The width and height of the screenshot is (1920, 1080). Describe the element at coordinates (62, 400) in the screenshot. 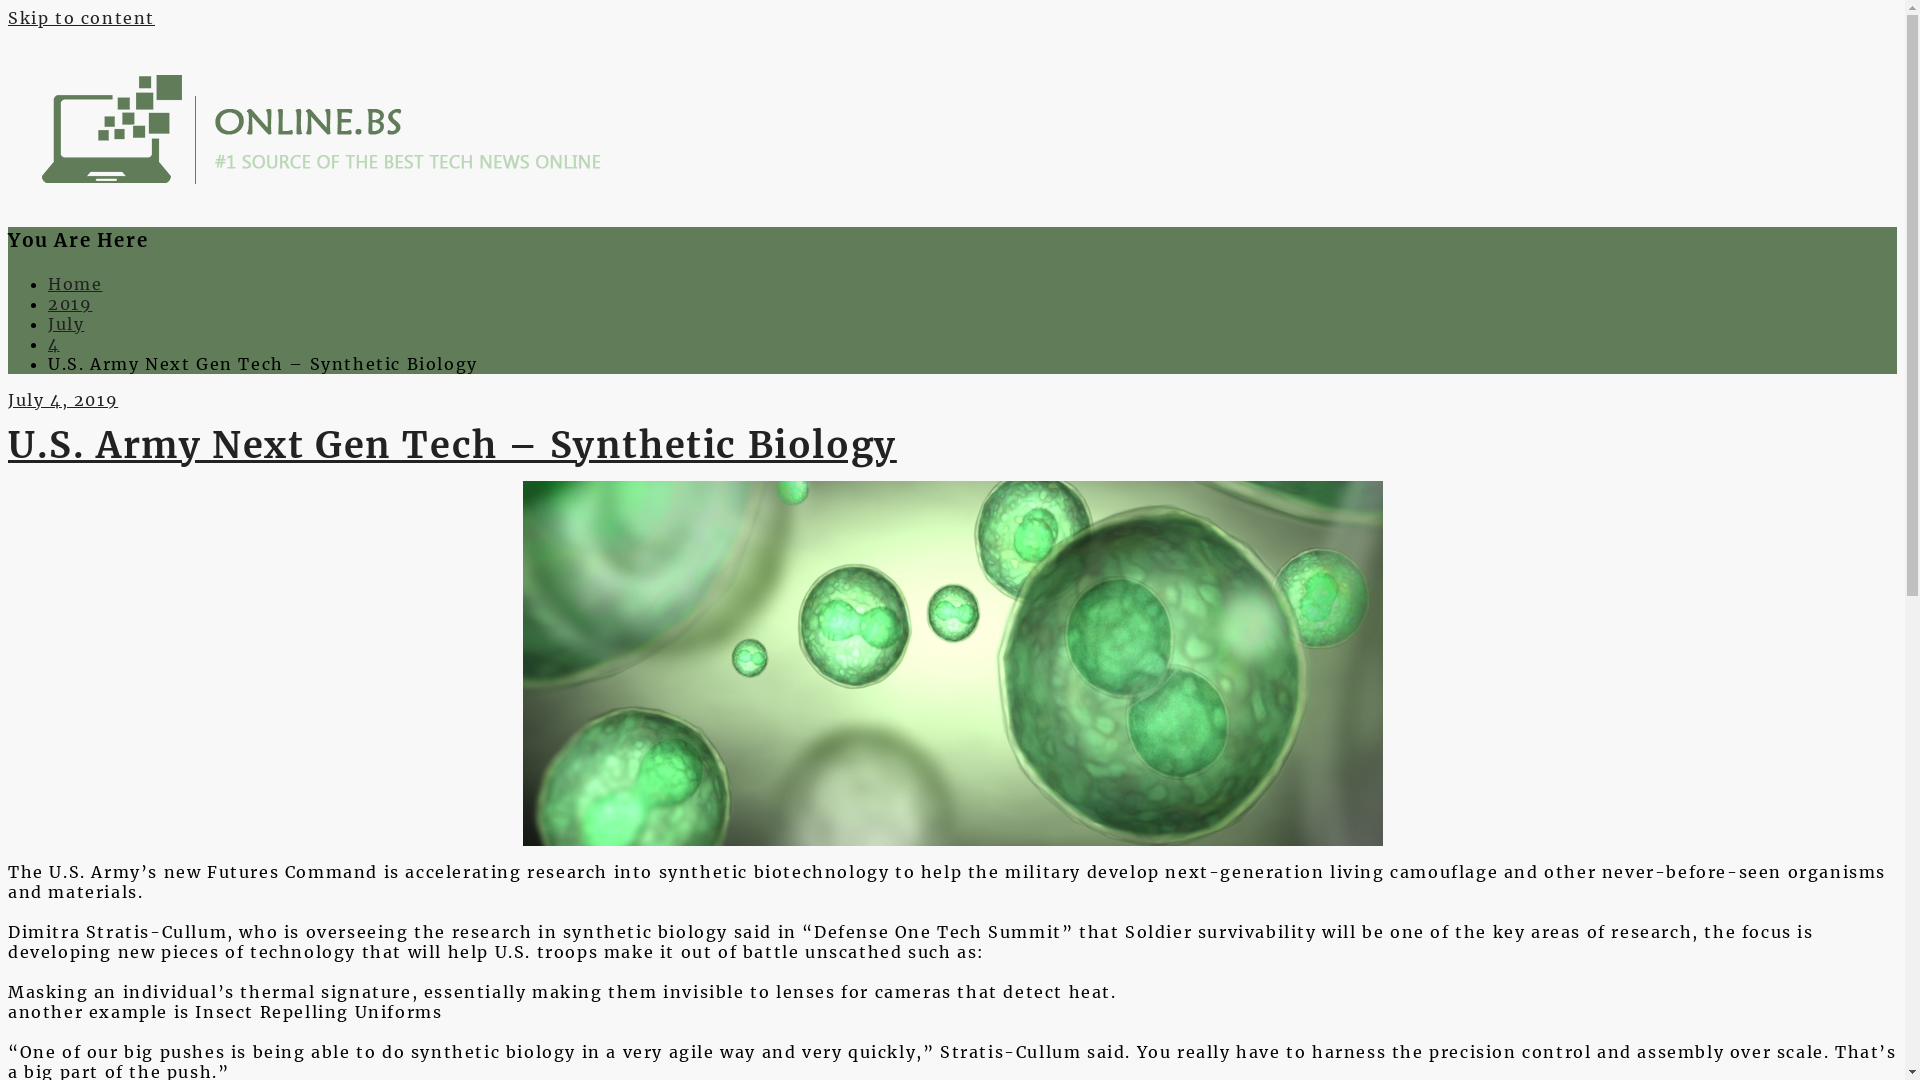

I see `'July 4, 2019'` at that location.